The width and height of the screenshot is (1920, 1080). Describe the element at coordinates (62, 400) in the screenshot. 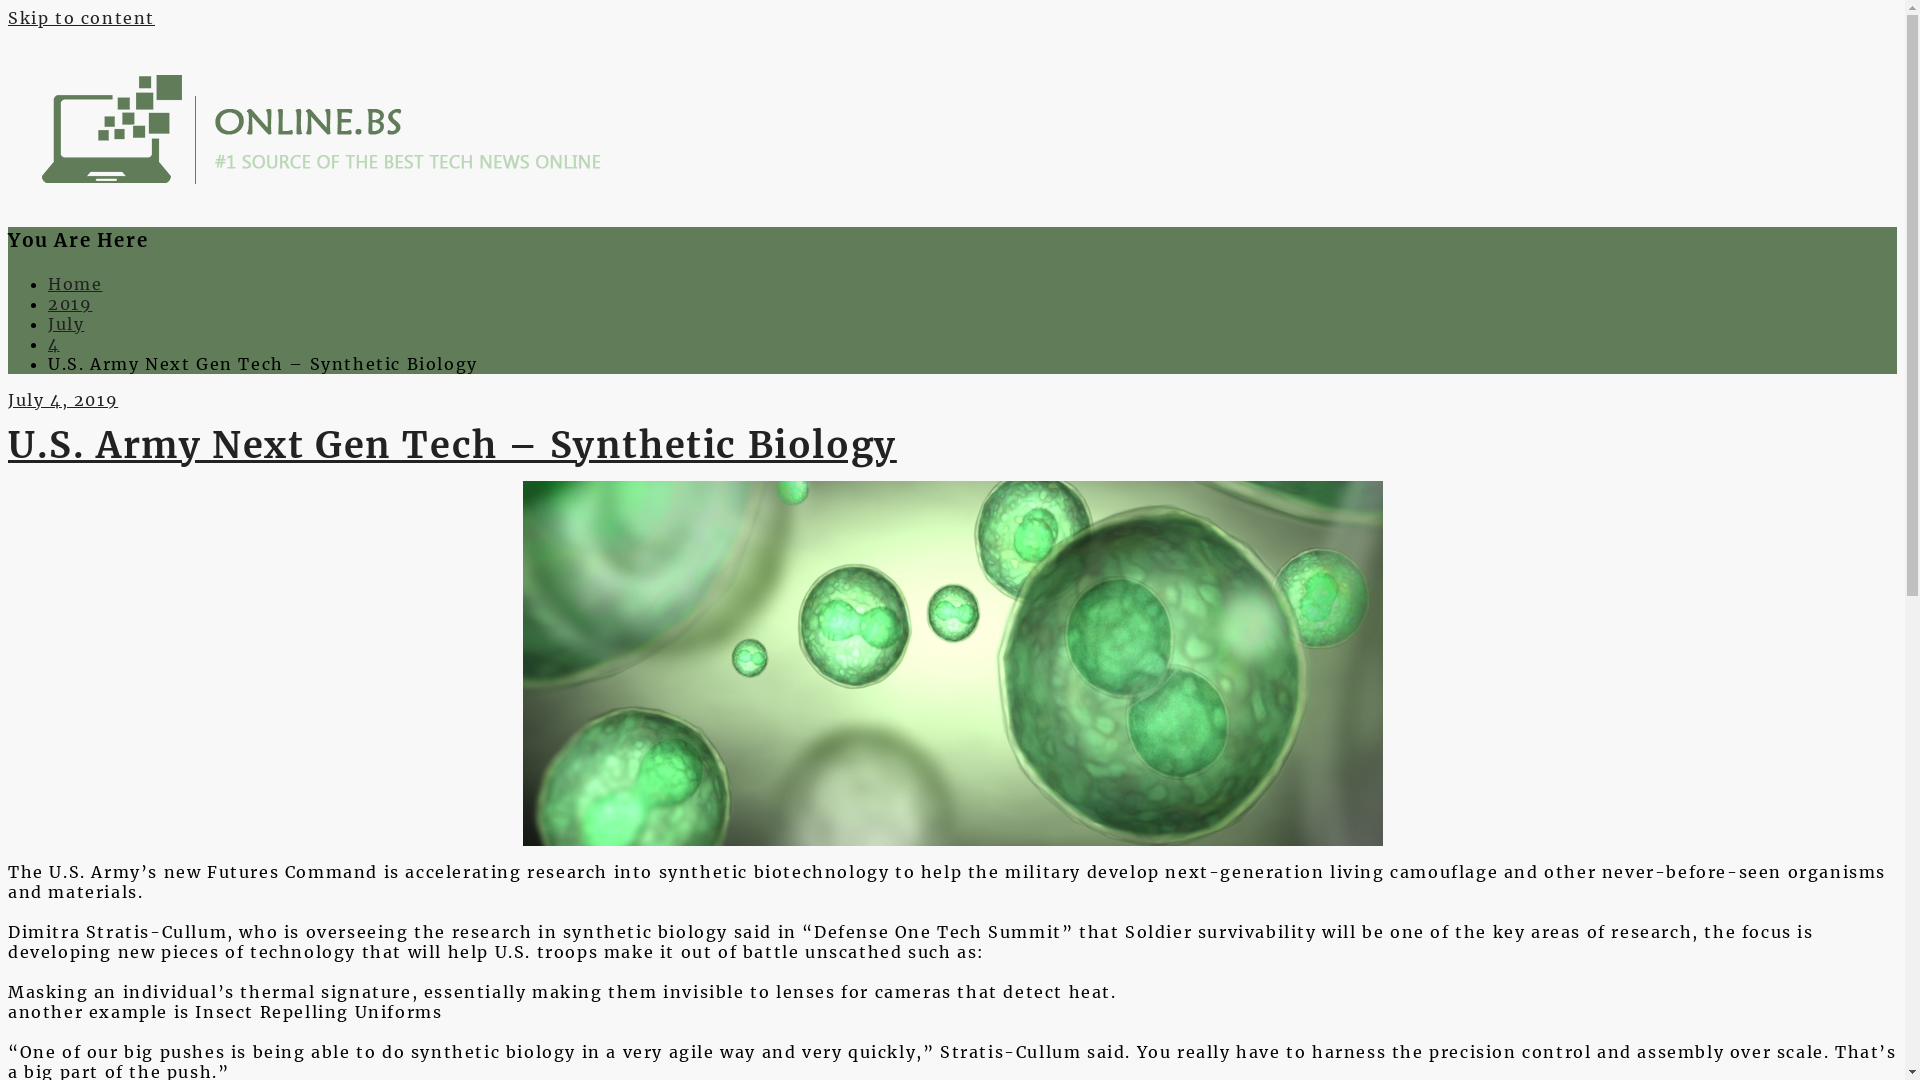

I see `'July 4, 2019'` at that location.